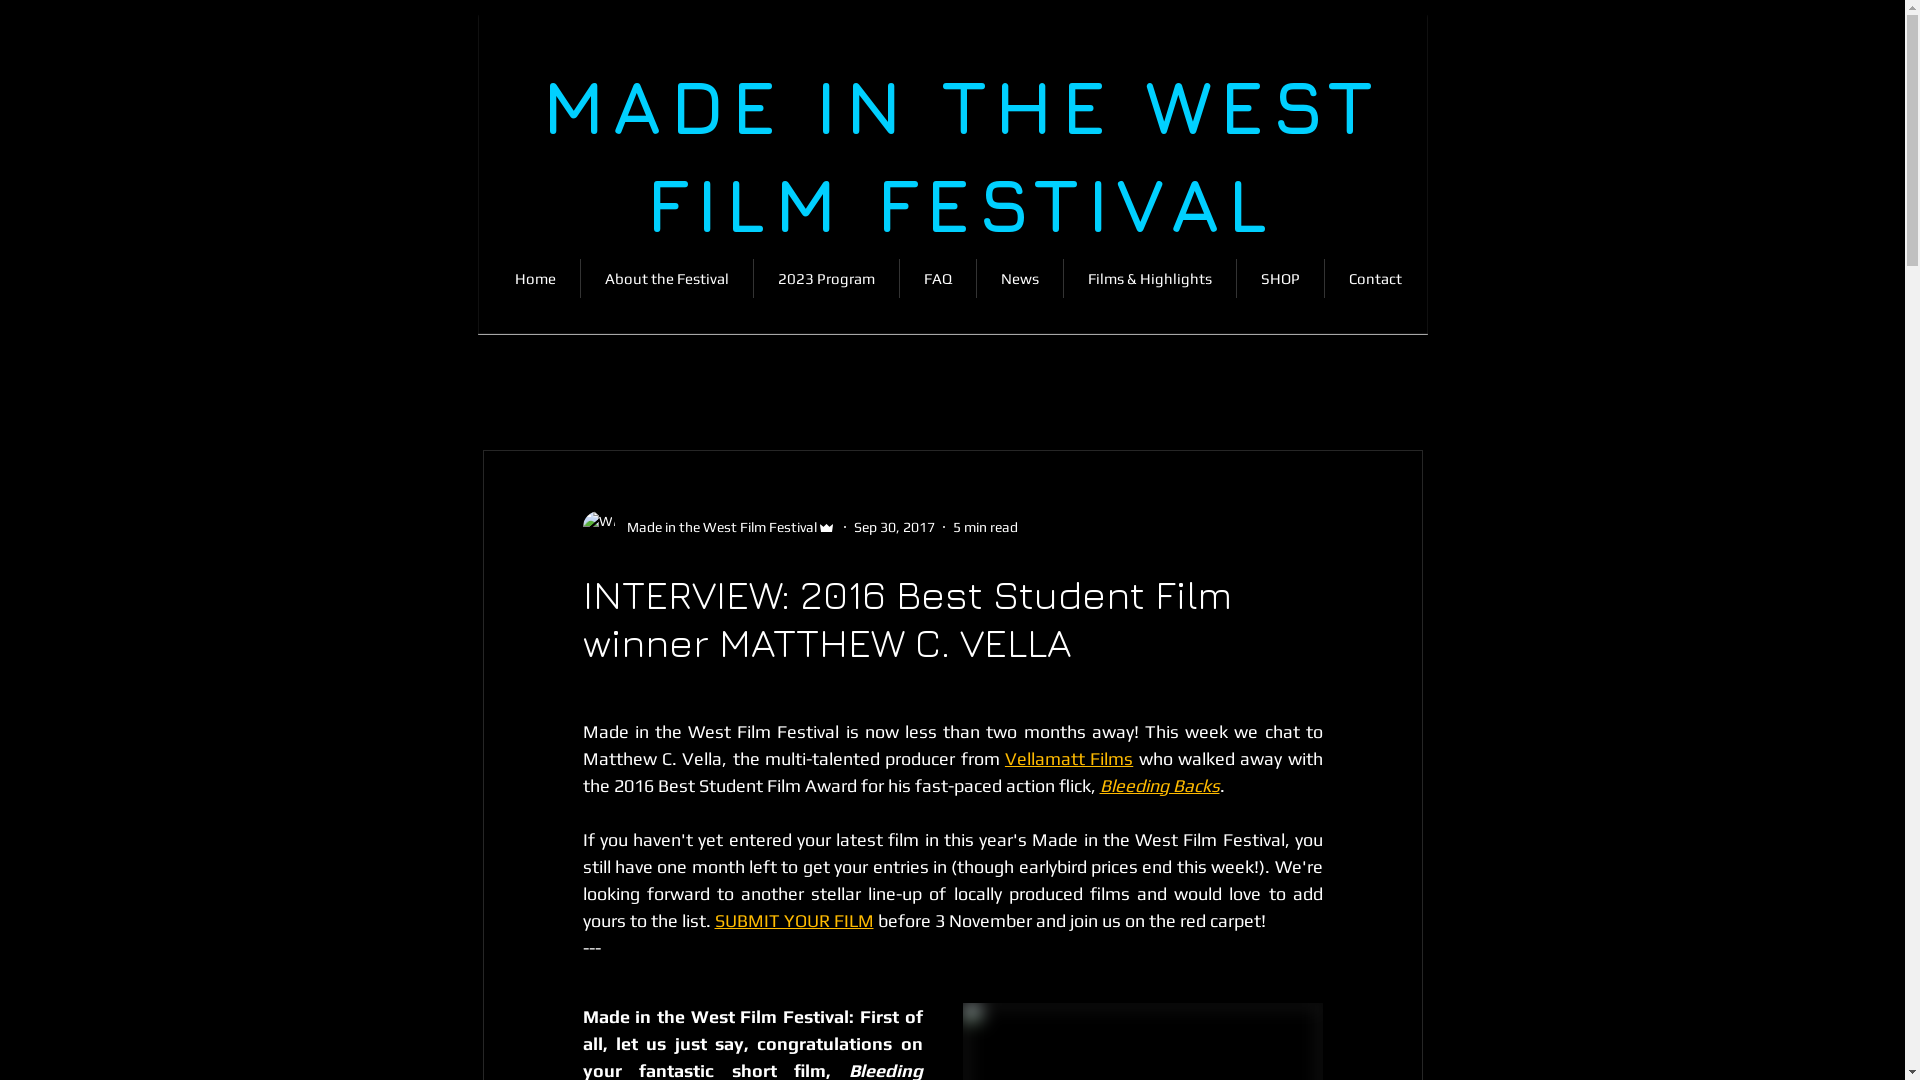 This screenshot has height=1080, width=1920. Describe the element at coordinates (1150, 278) in the screenshot. I see `'Films & Highlights'` at that location.